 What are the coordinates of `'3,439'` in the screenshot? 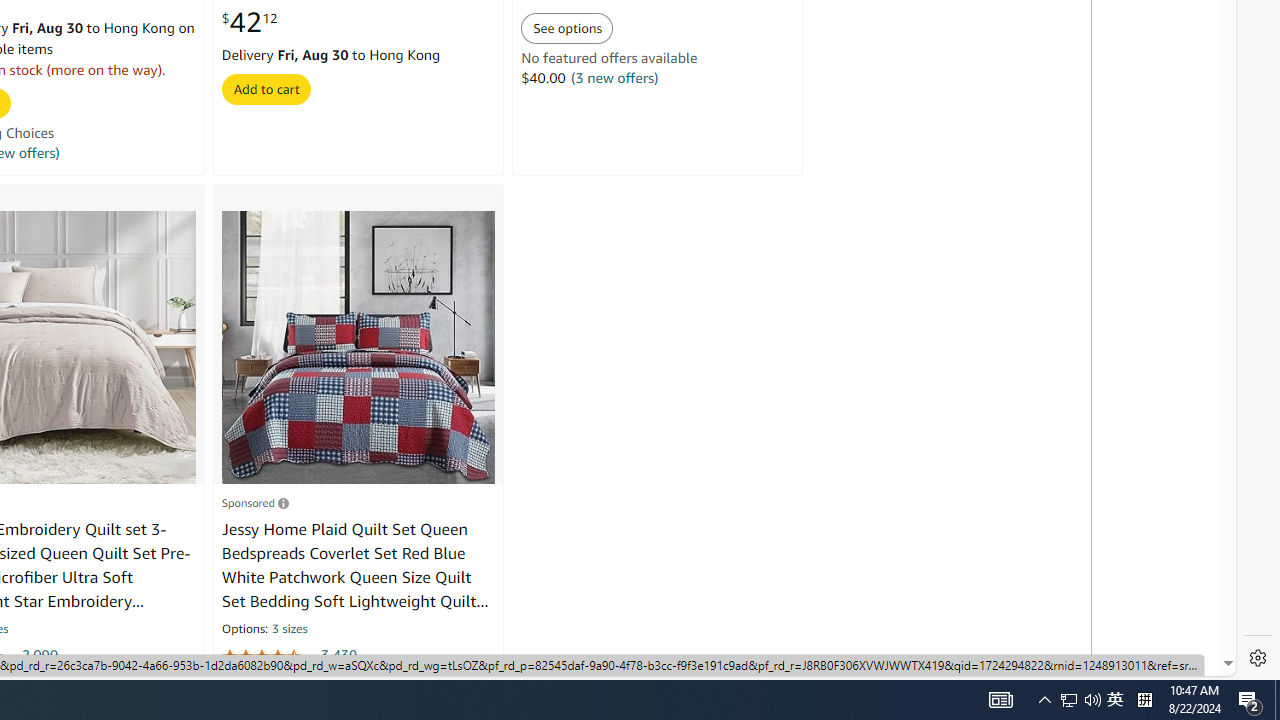 It's located at (339, 655).